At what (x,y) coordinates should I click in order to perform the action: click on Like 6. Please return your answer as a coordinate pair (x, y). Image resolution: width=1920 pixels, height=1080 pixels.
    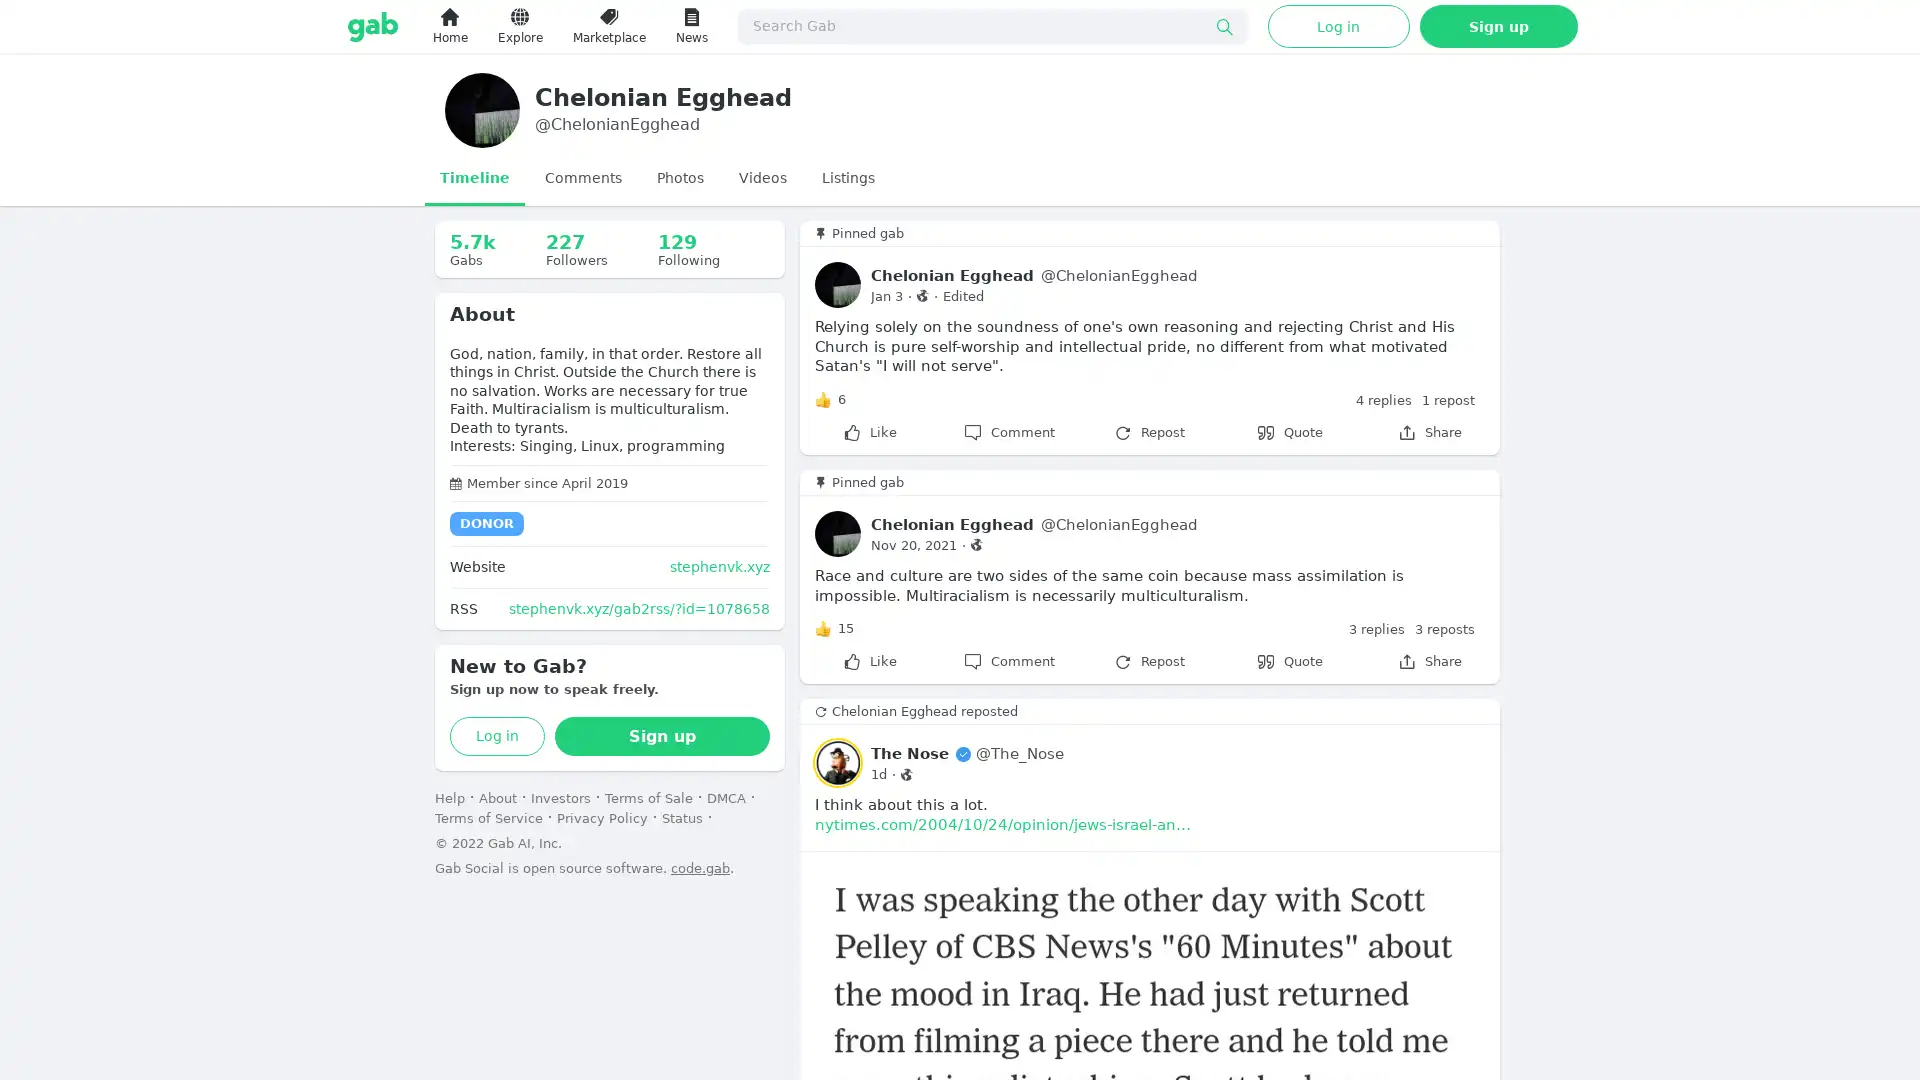
    Looking at the image, I should click on (830, 400).